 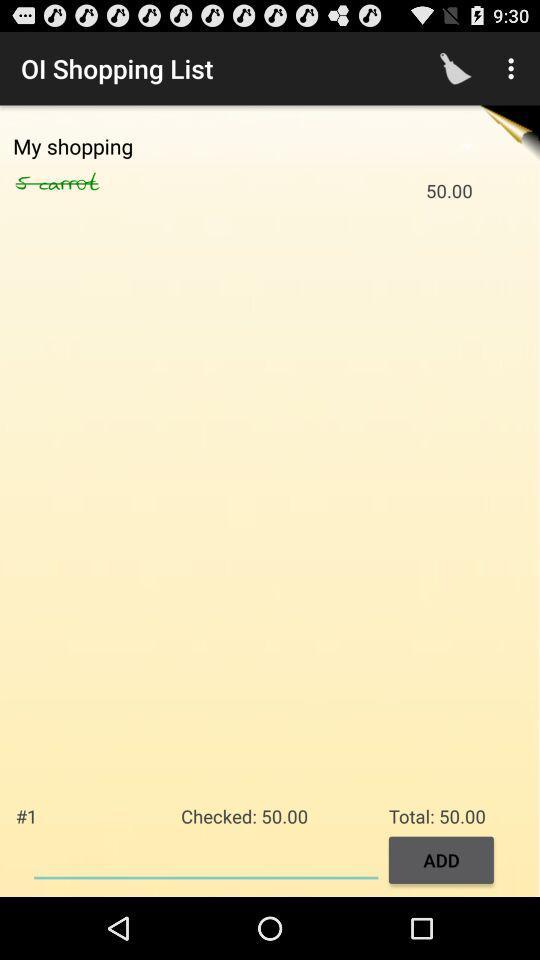 What do you see at coordinates (205, 857) in the screenshot?
I see `total amount` at bounding box center [205, 857].